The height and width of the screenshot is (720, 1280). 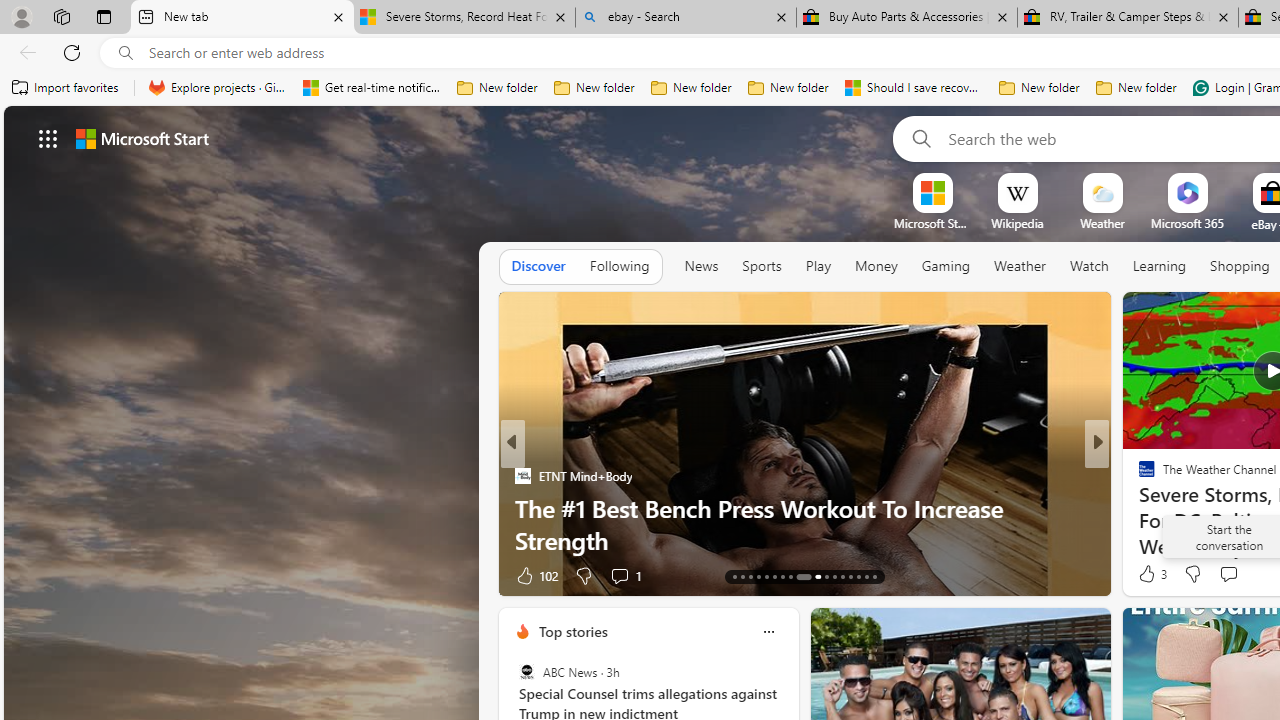 I want to click on 'Import favorites', so click(x=65, y=87).